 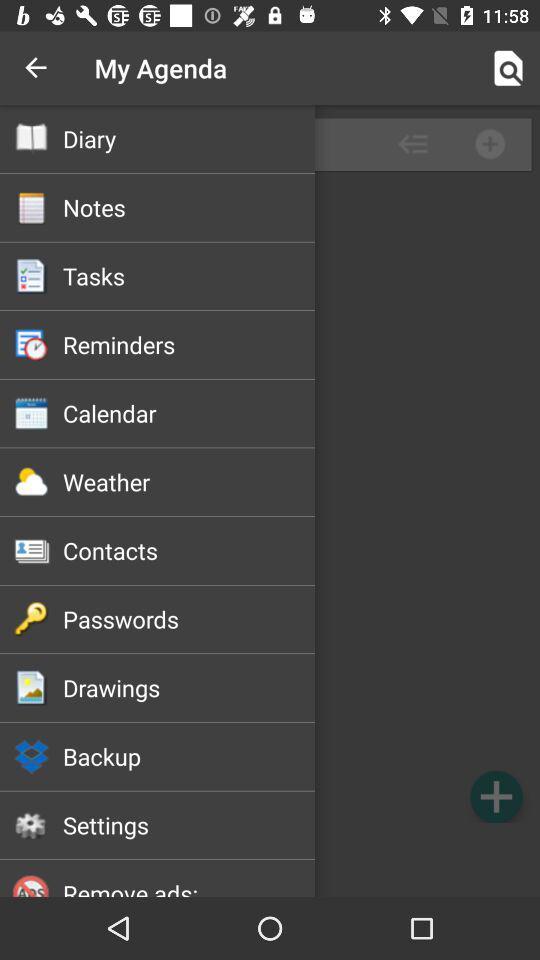 What do you see at coordinates (189, 481) in the screenshot?
I see `icon above contacts item` at bounding box center [189, 481].